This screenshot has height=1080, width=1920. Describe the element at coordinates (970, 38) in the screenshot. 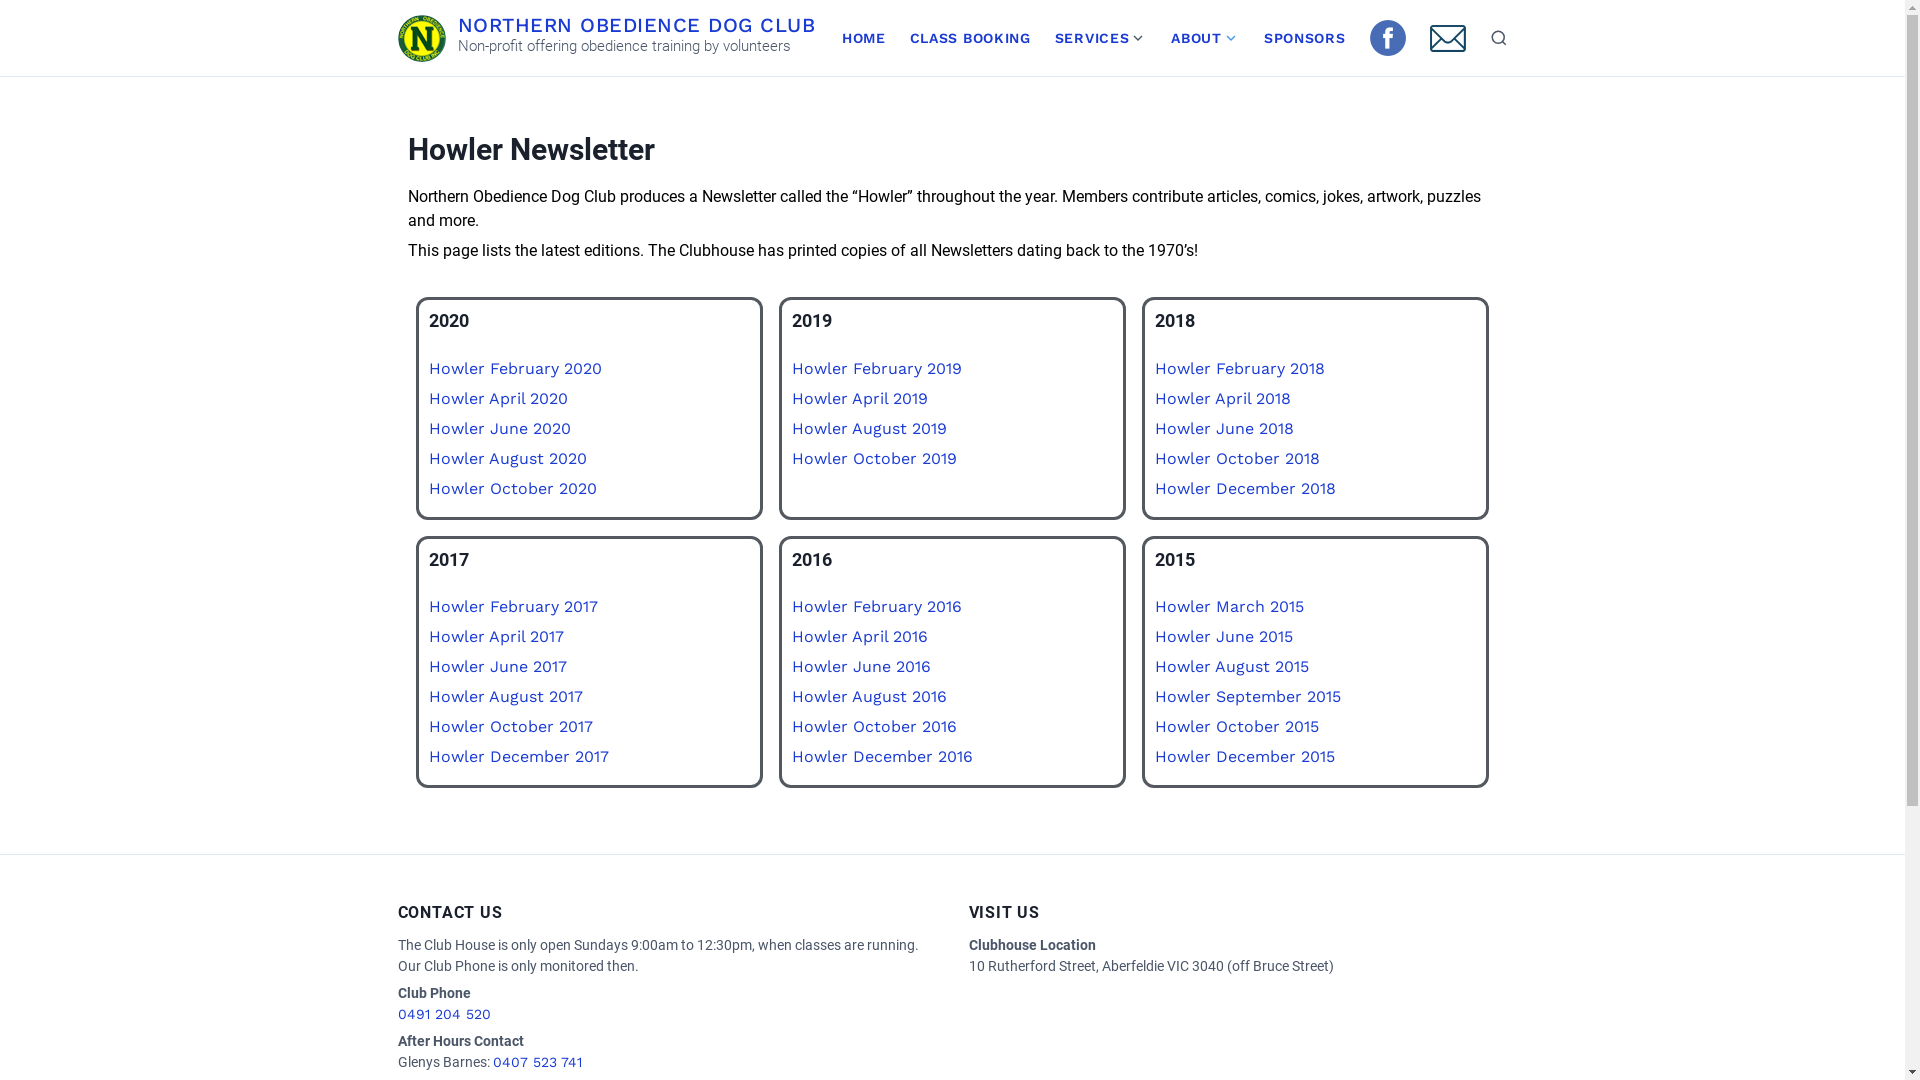

I see `'CLASS BOOKING'` at that location.